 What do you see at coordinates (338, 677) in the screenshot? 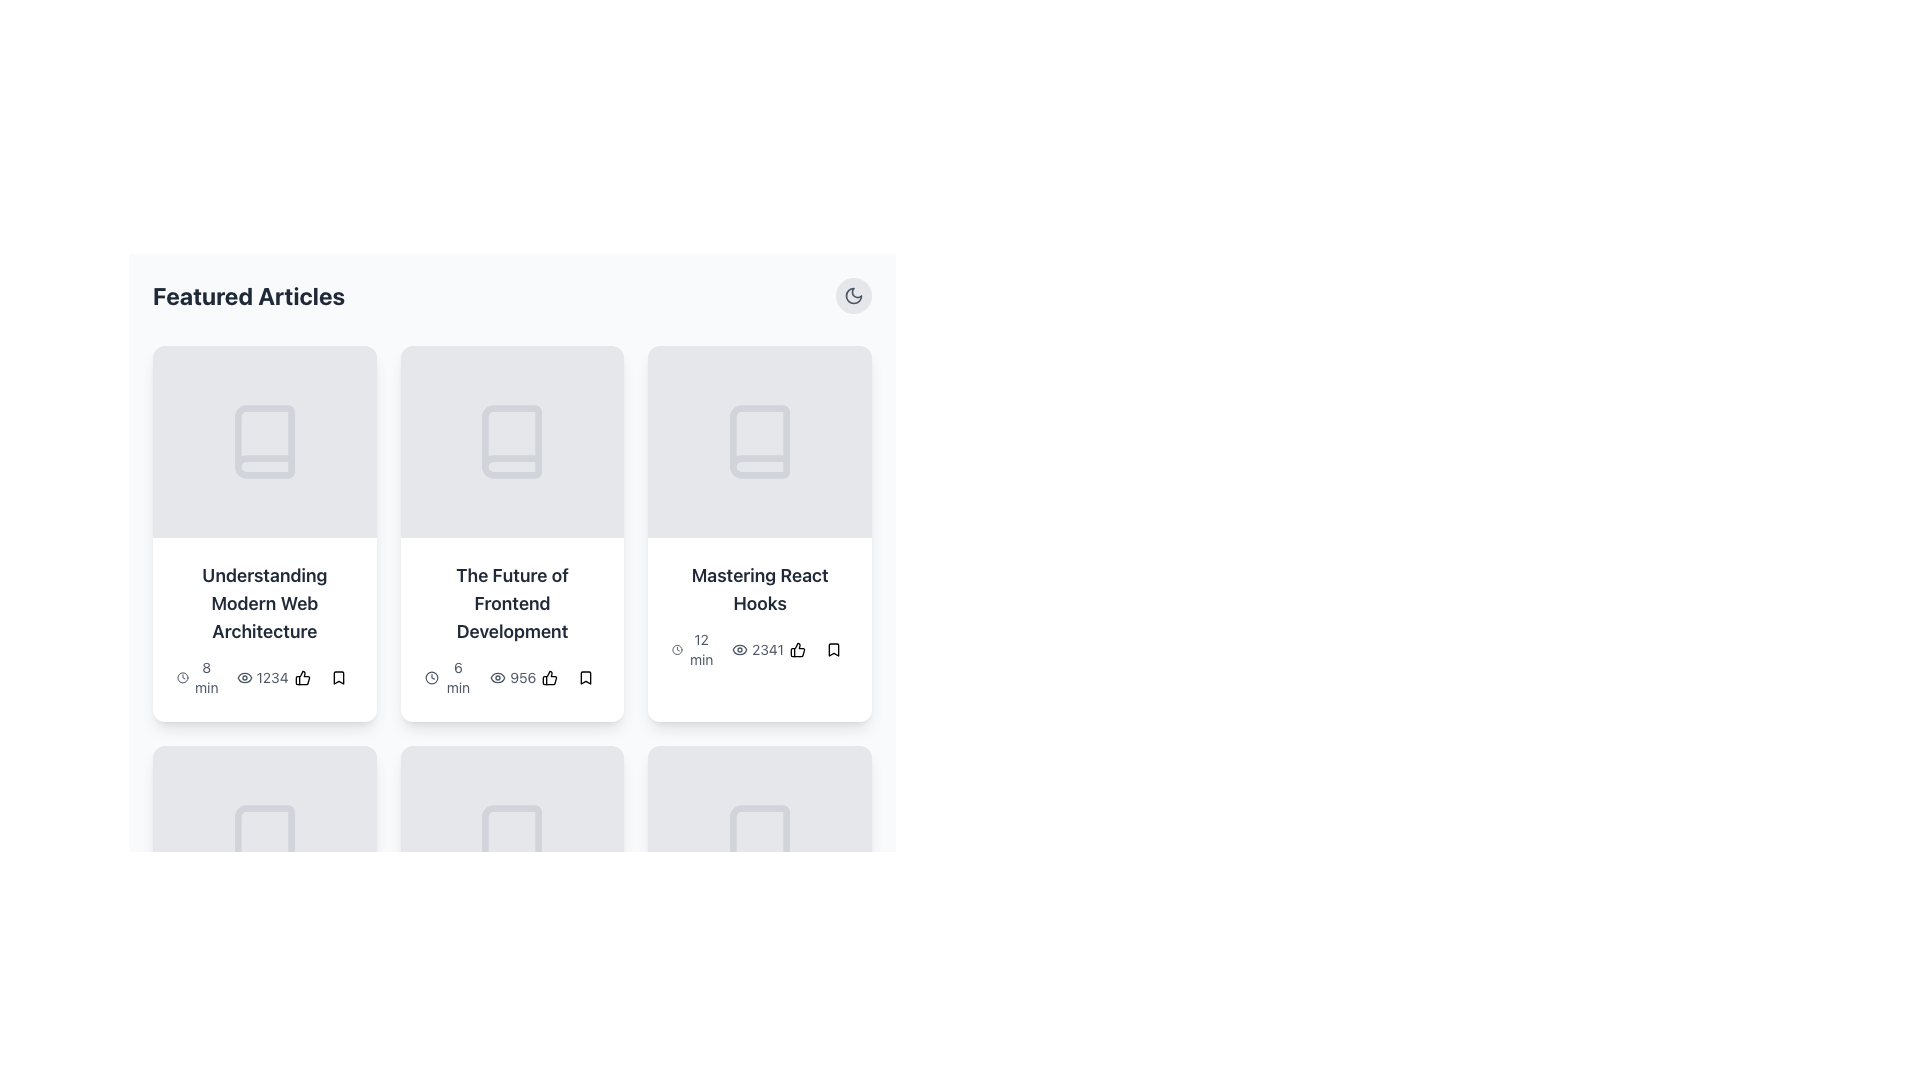
I see `the bookmark icon button located at the right end of the bottom section of the leftmost card in the grid layout` at bounding box center [338, 677].